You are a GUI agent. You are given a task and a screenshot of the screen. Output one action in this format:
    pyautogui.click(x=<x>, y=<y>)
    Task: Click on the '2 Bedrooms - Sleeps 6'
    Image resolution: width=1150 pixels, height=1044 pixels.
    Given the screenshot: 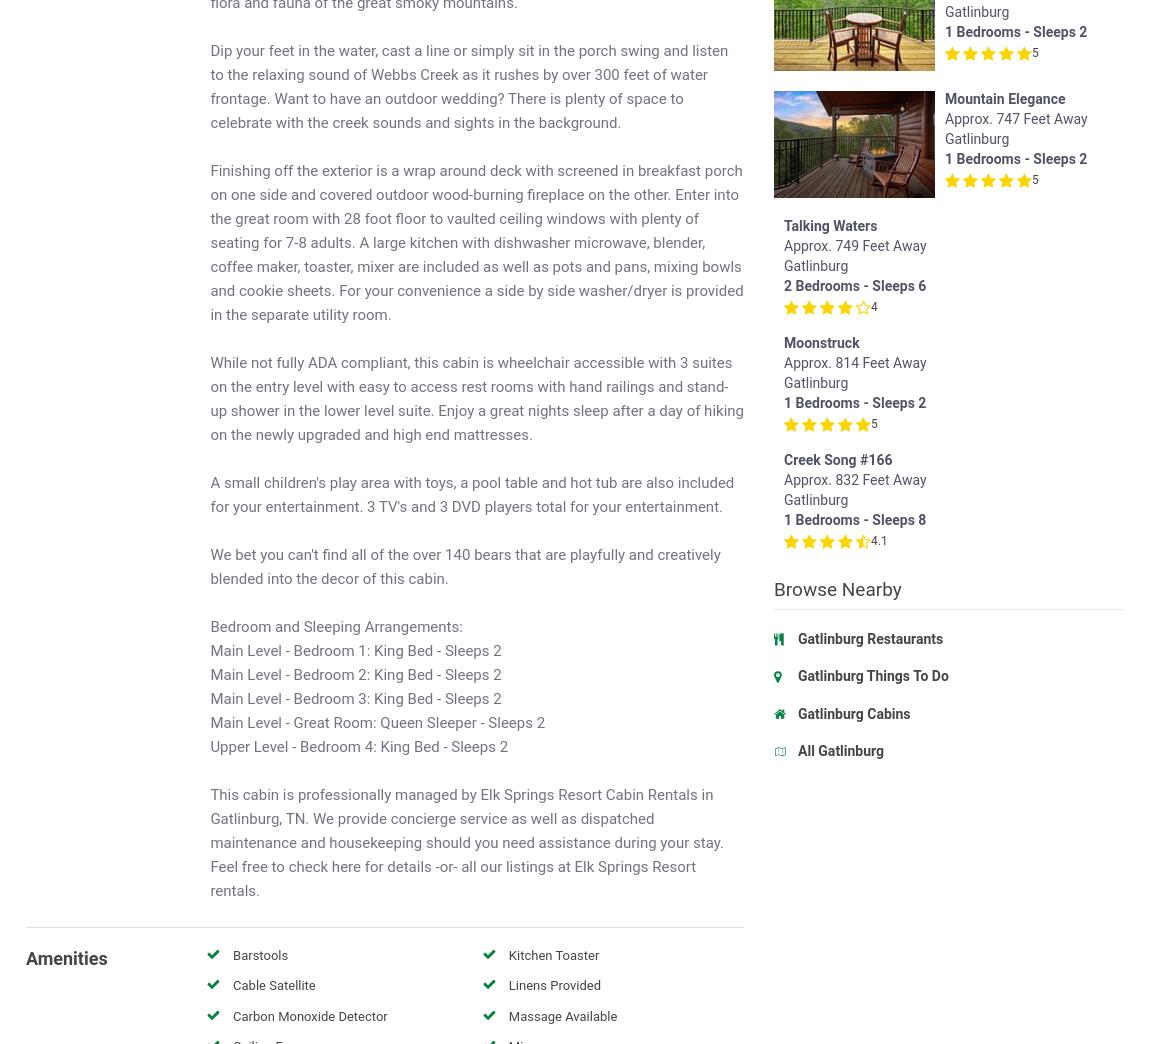 What is the action you would take?
    pyautogui.click(x=1016, y=284)
    